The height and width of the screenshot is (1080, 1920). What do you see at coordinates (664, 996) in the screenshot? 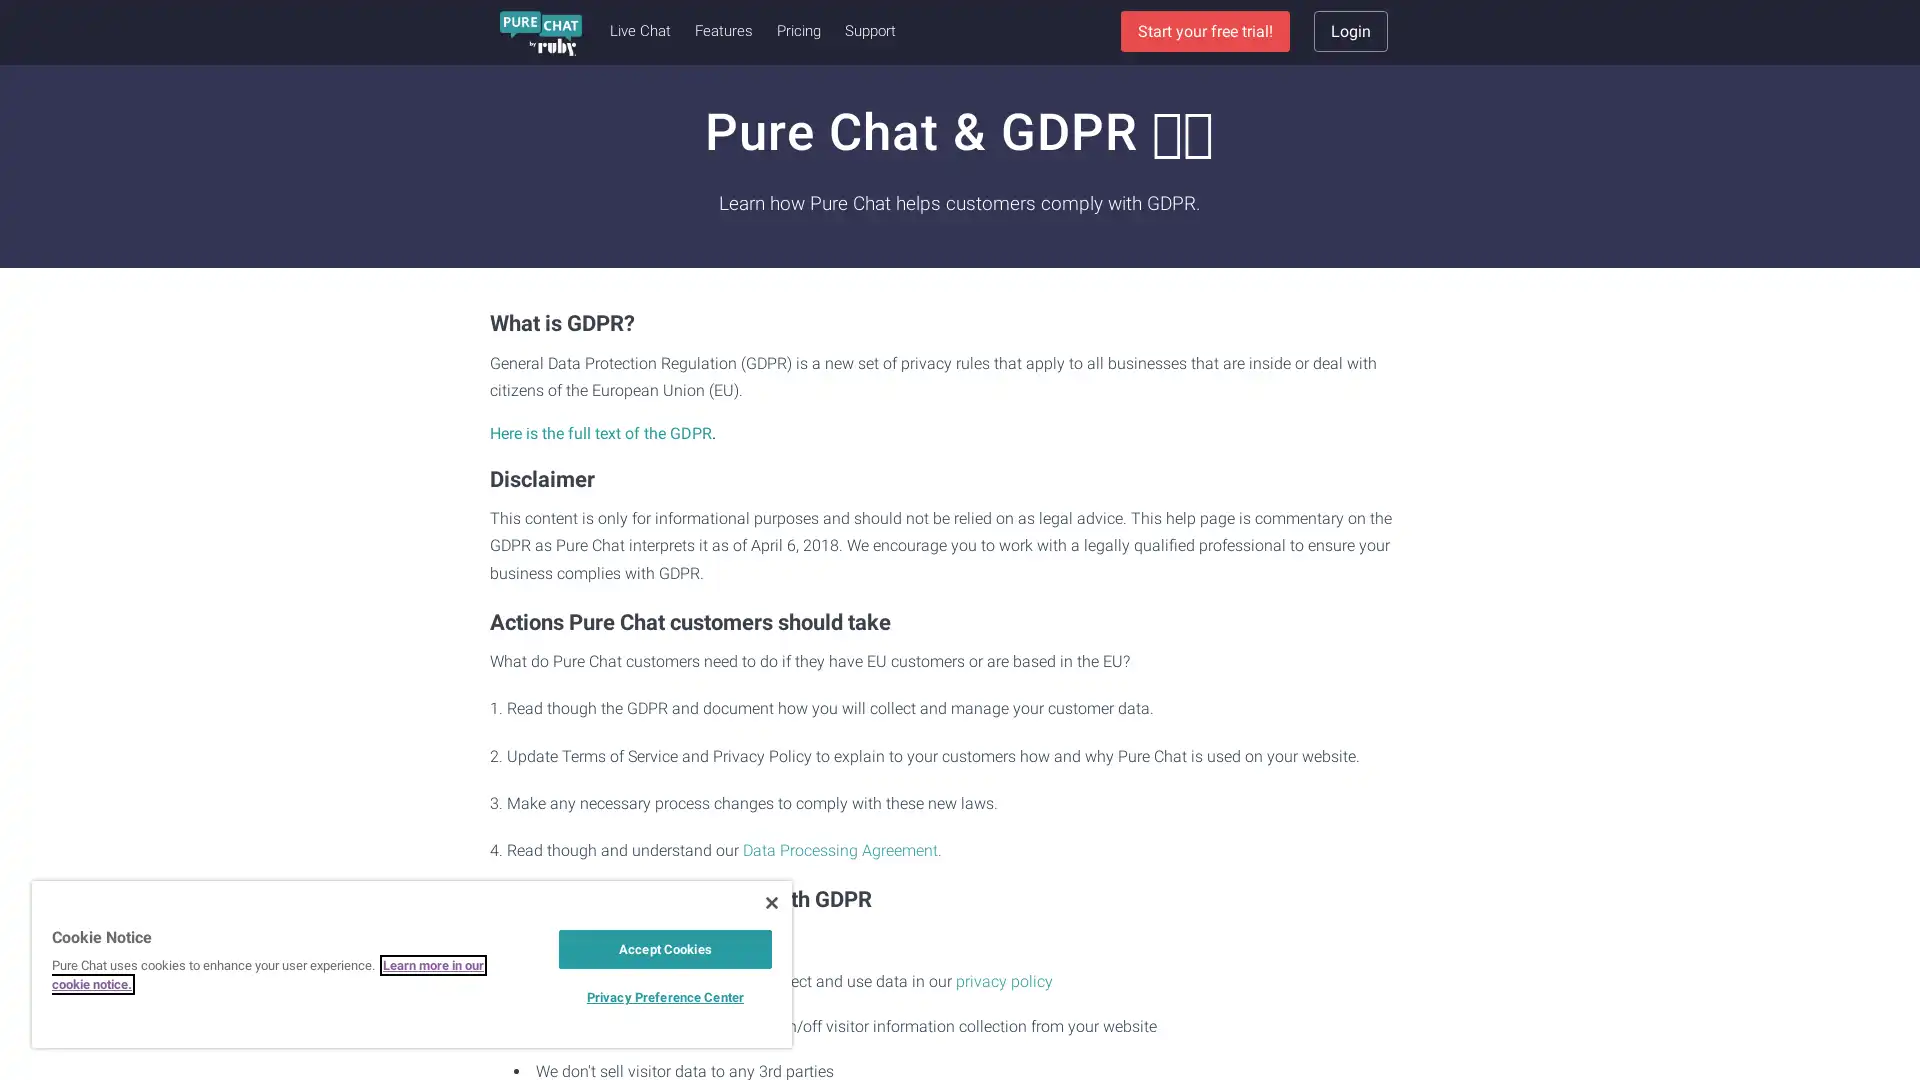
I see `Privacy Preference Center` at bounding box center [664, 996].